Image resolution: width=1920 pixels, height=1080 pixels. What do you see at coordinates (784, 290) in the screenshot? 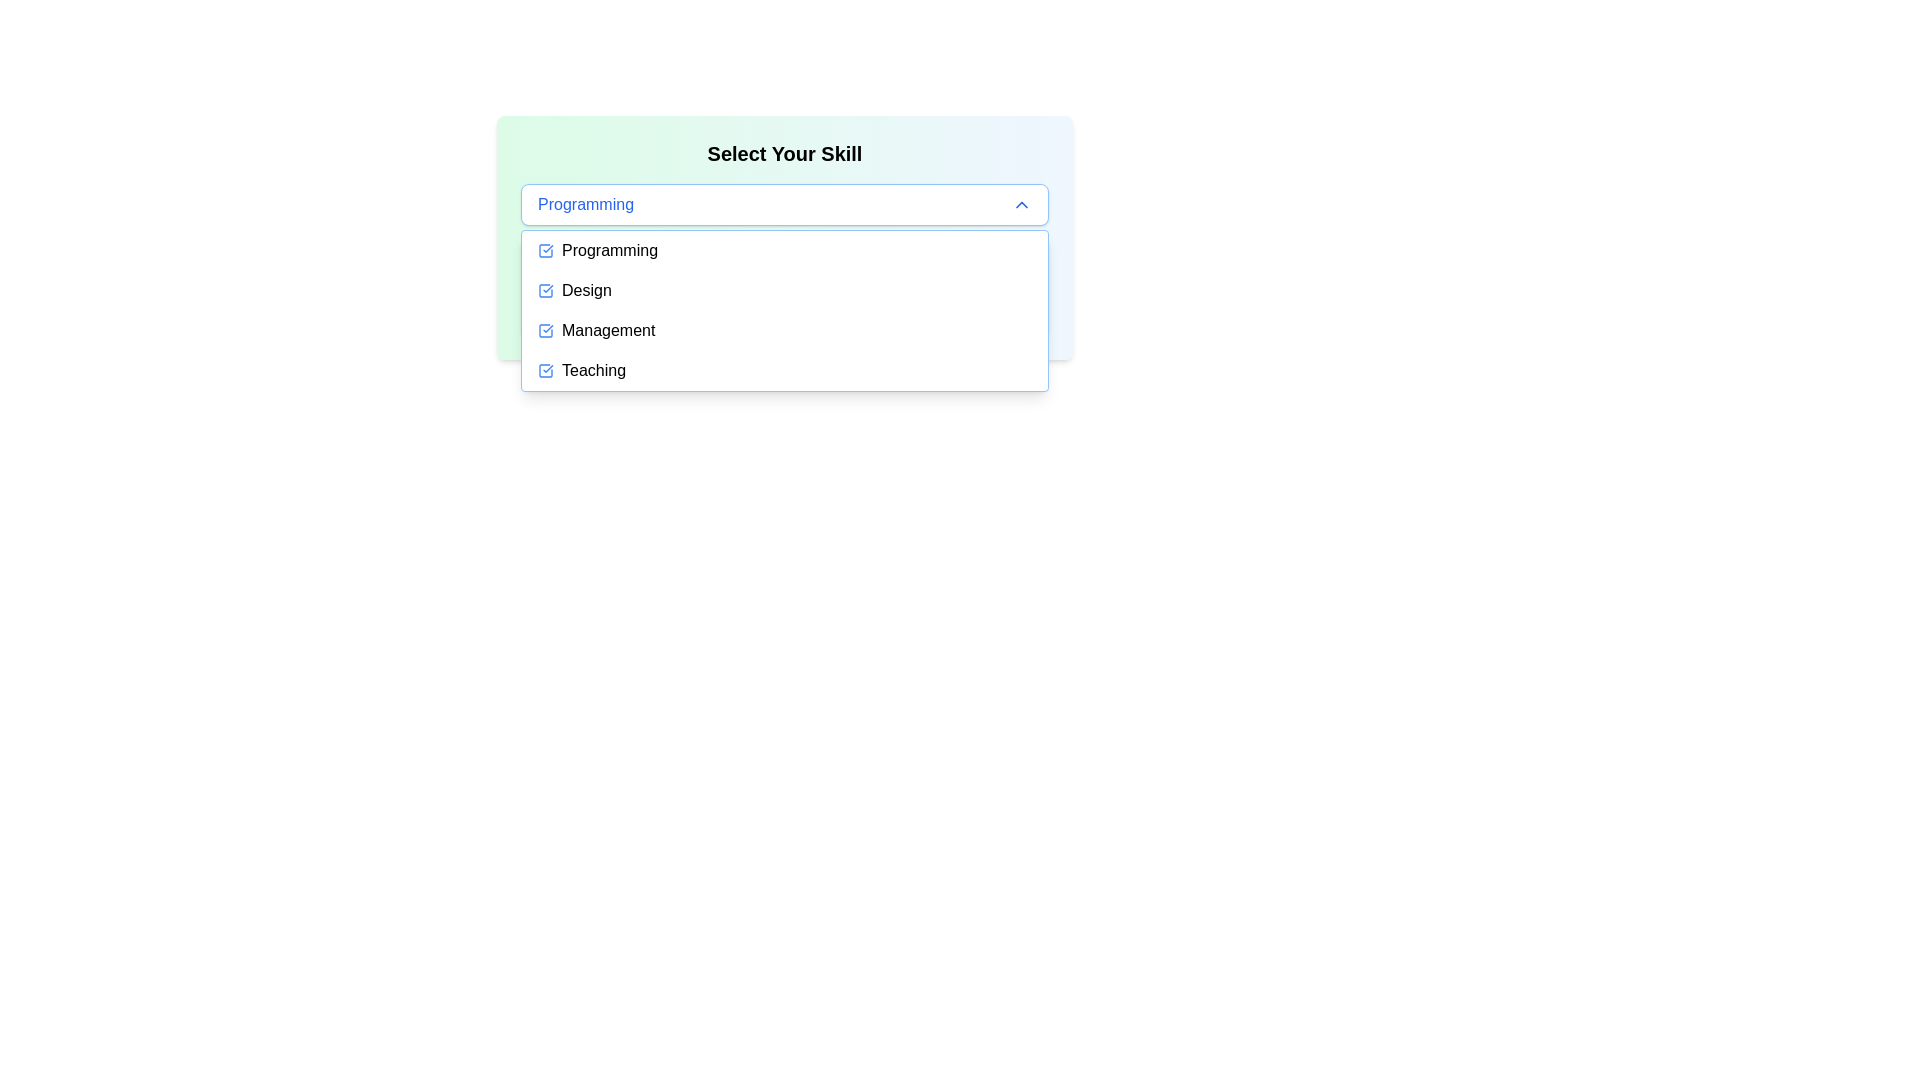
I see `the 'Design' option in the dropdown menu` at bounding box center [784, 290].